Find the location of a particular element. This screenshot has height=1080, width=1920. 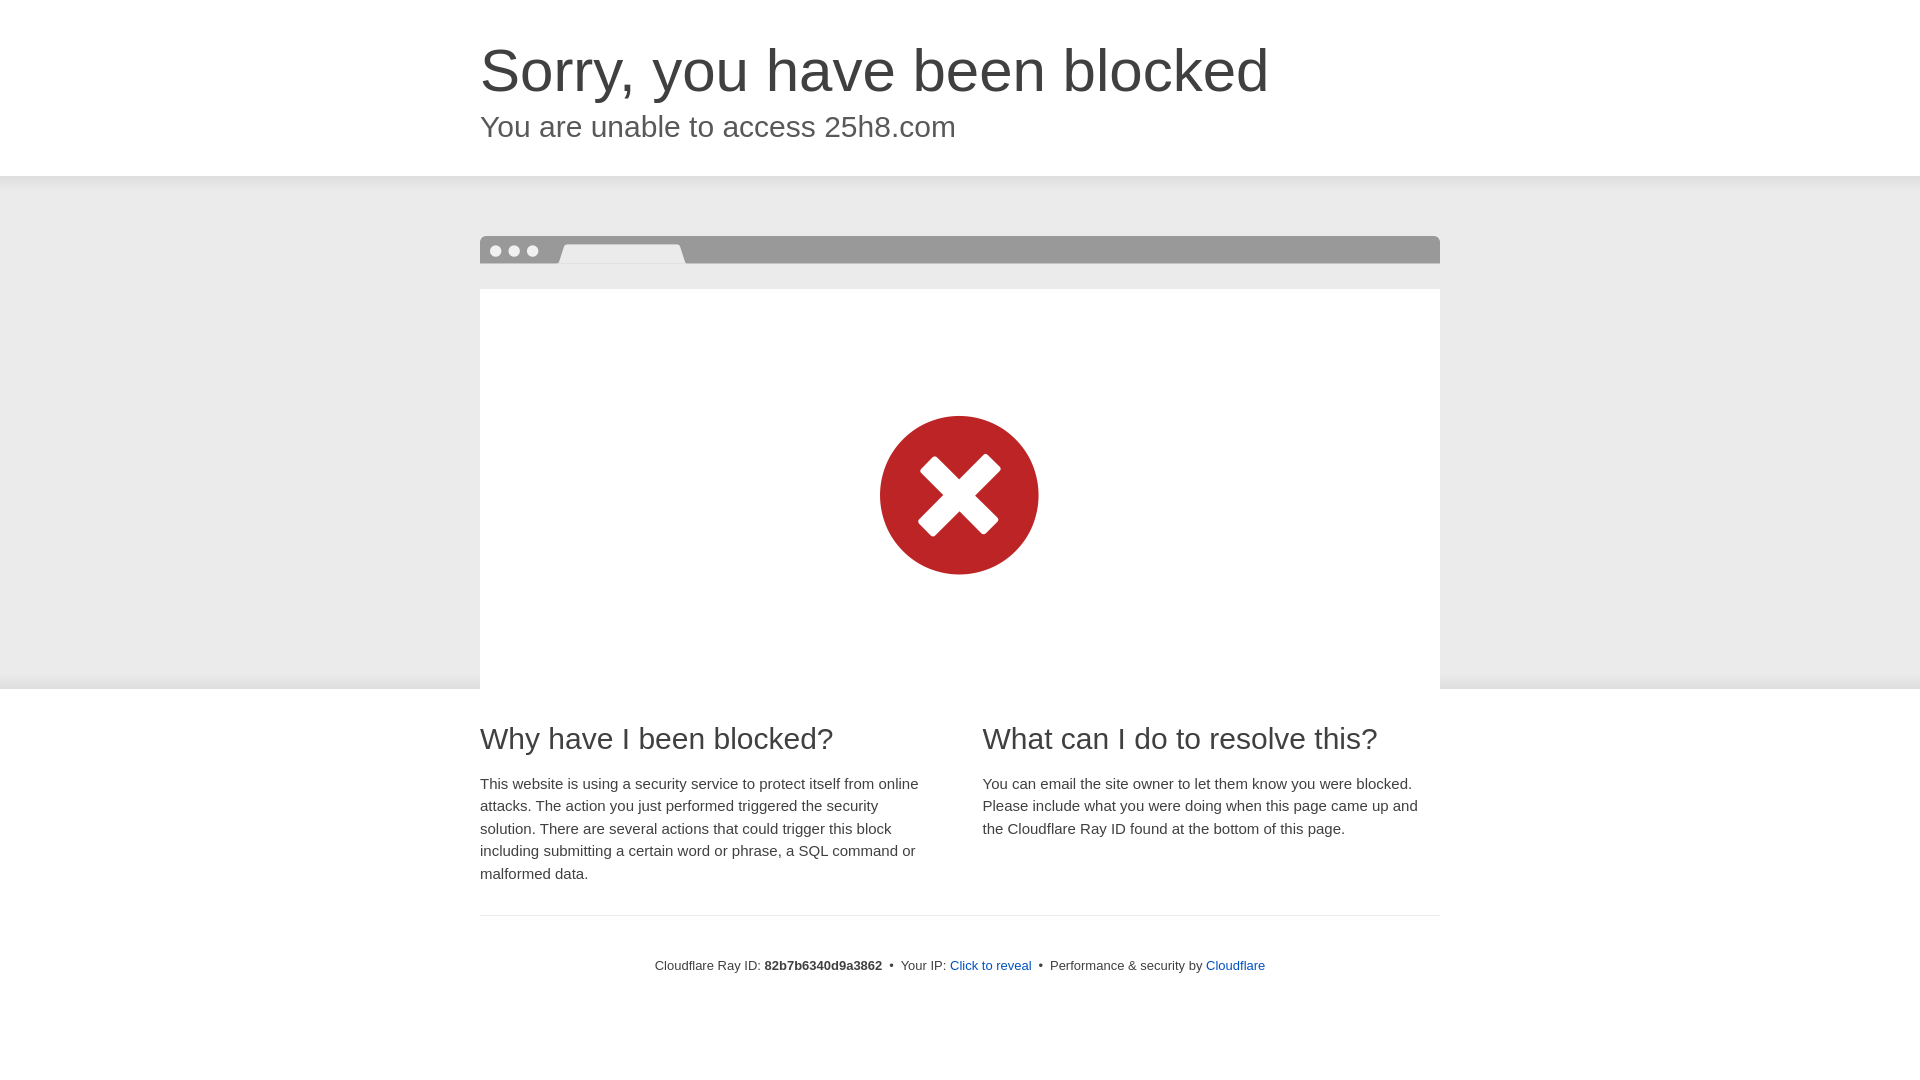

'Click to reveal' is located at coordinates (990, 964).